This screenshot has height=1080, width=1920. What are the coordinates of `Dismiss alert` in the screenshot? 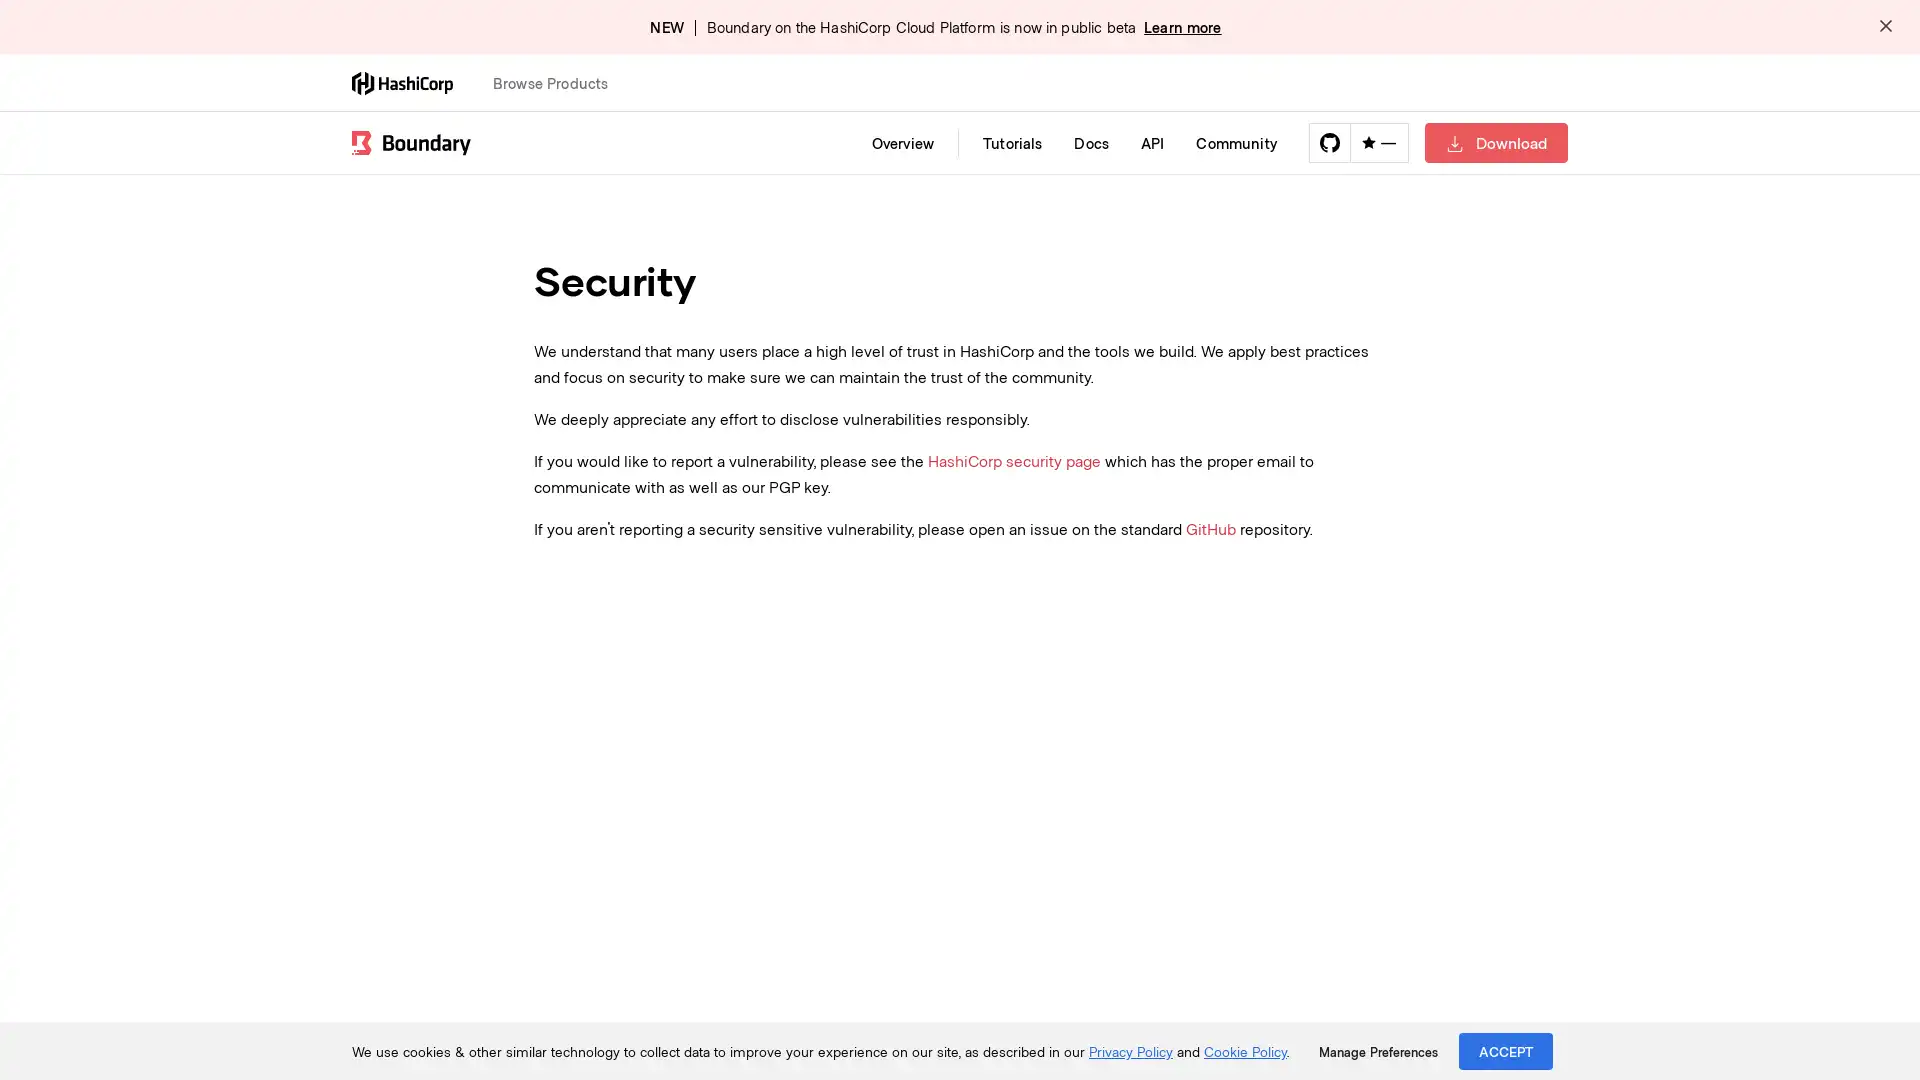 It's located at (1885, 27).